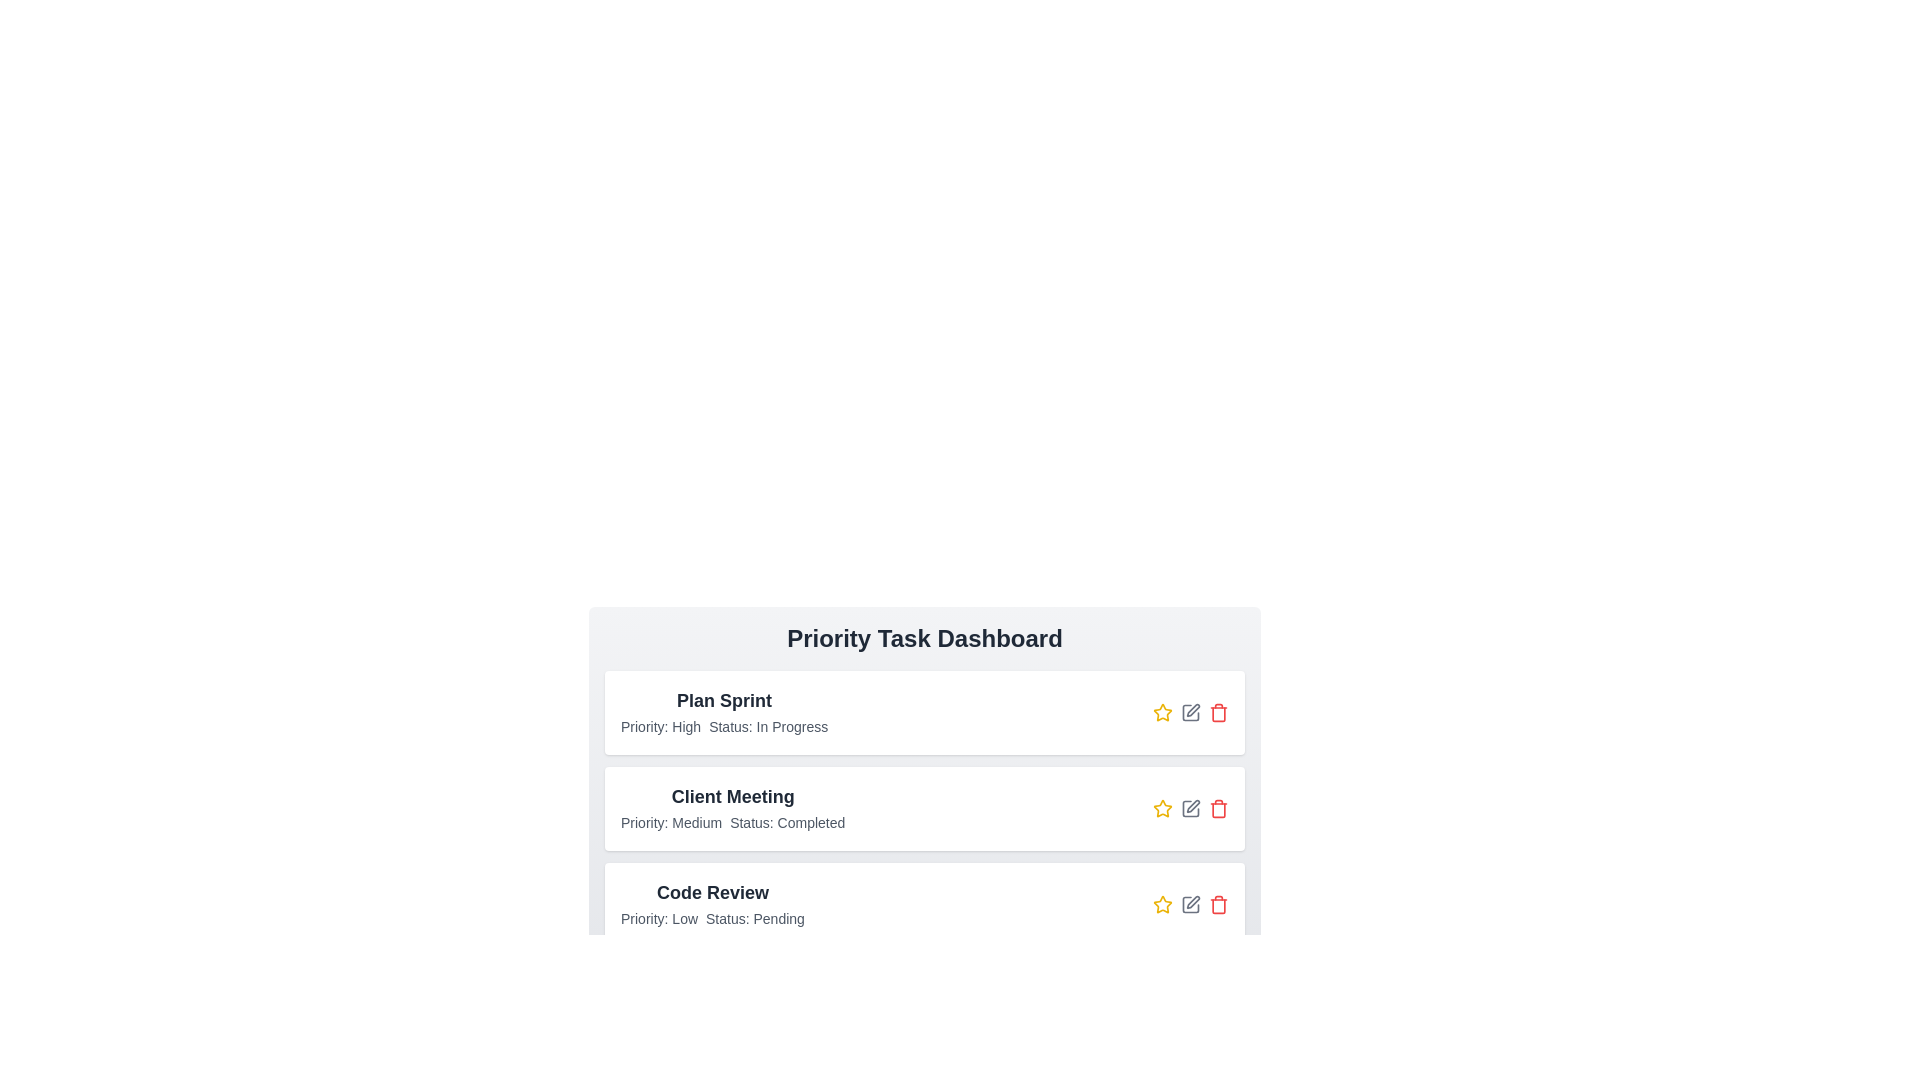  What do you see at coordinates (1218, 808) in the screenshot?
I see `the delete button for the task titled Client Meeting` at bounding box center [1218, 808].